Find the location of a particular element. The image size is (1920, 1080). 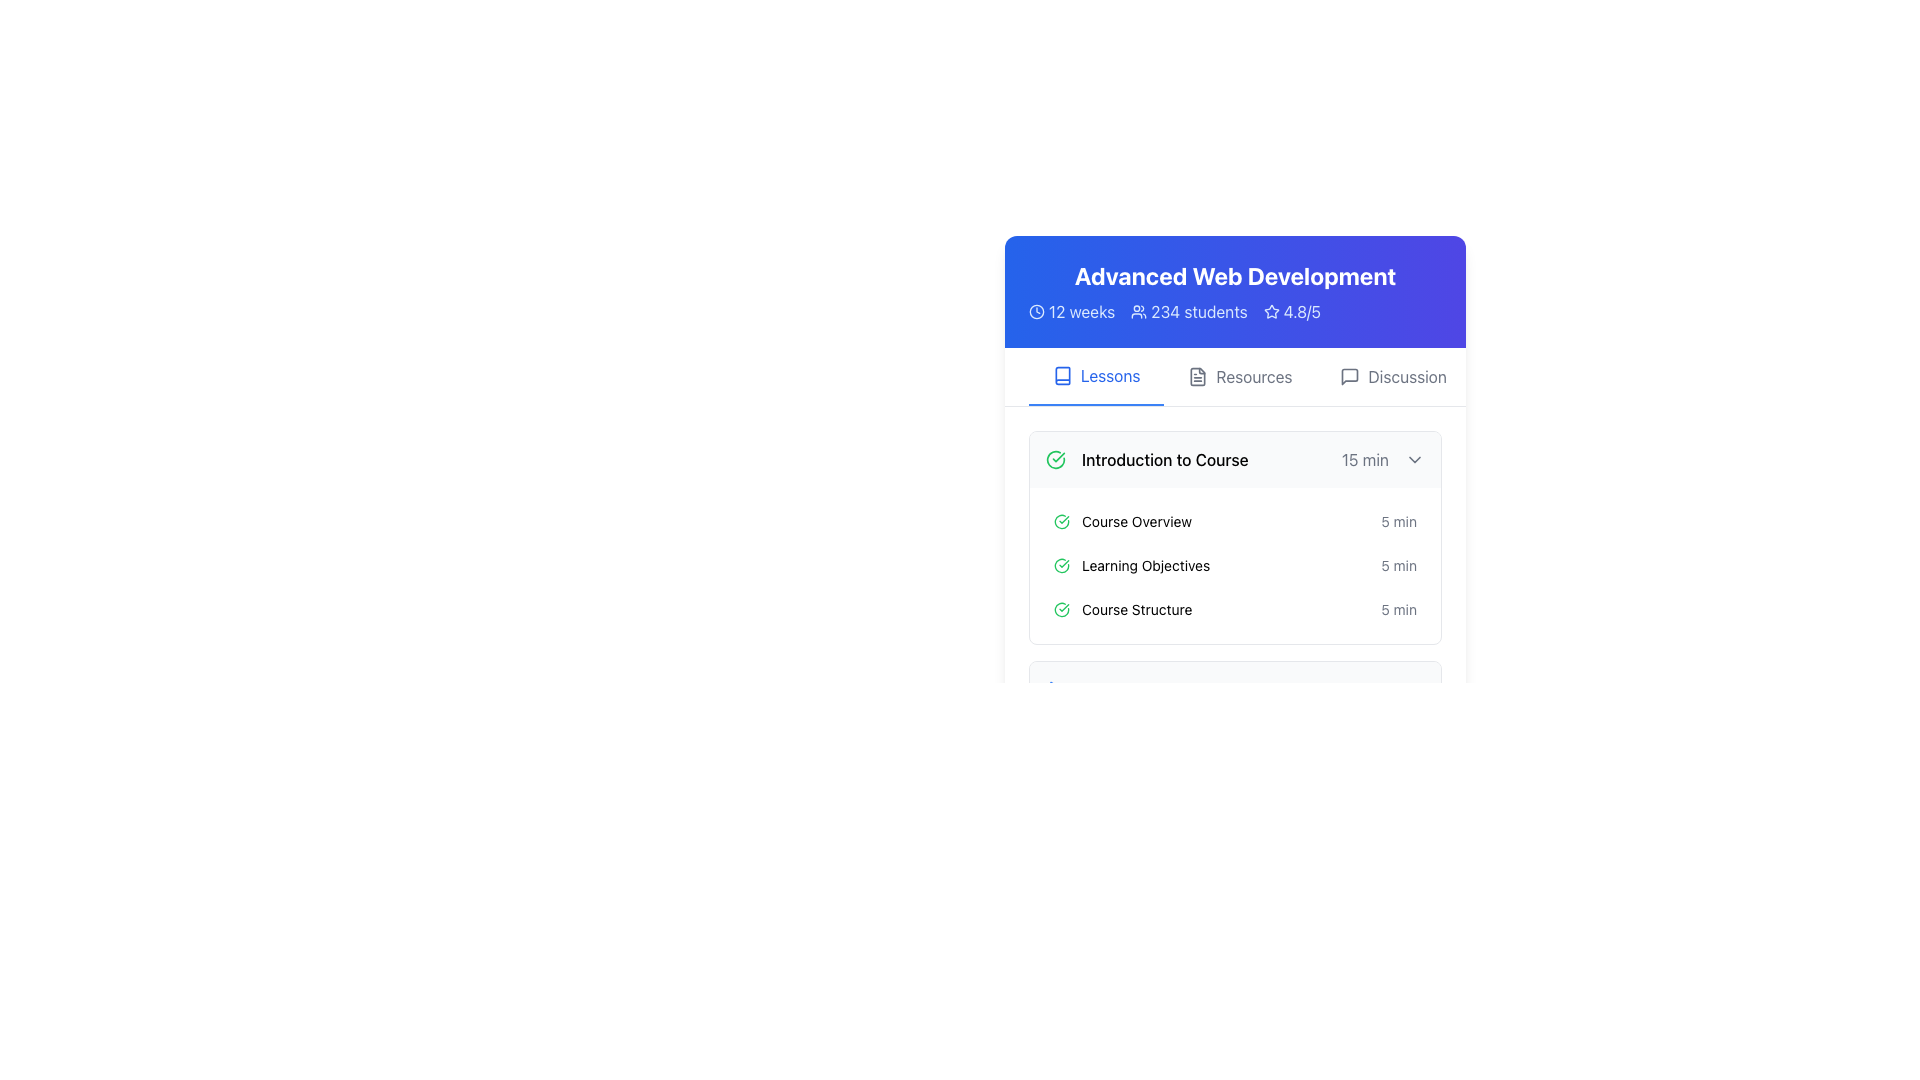

the text with icon that represents a lesson or topic in the course structure, specifically the third item in the list under 'Introduction to Course' is located at coordinates (1123, 608).